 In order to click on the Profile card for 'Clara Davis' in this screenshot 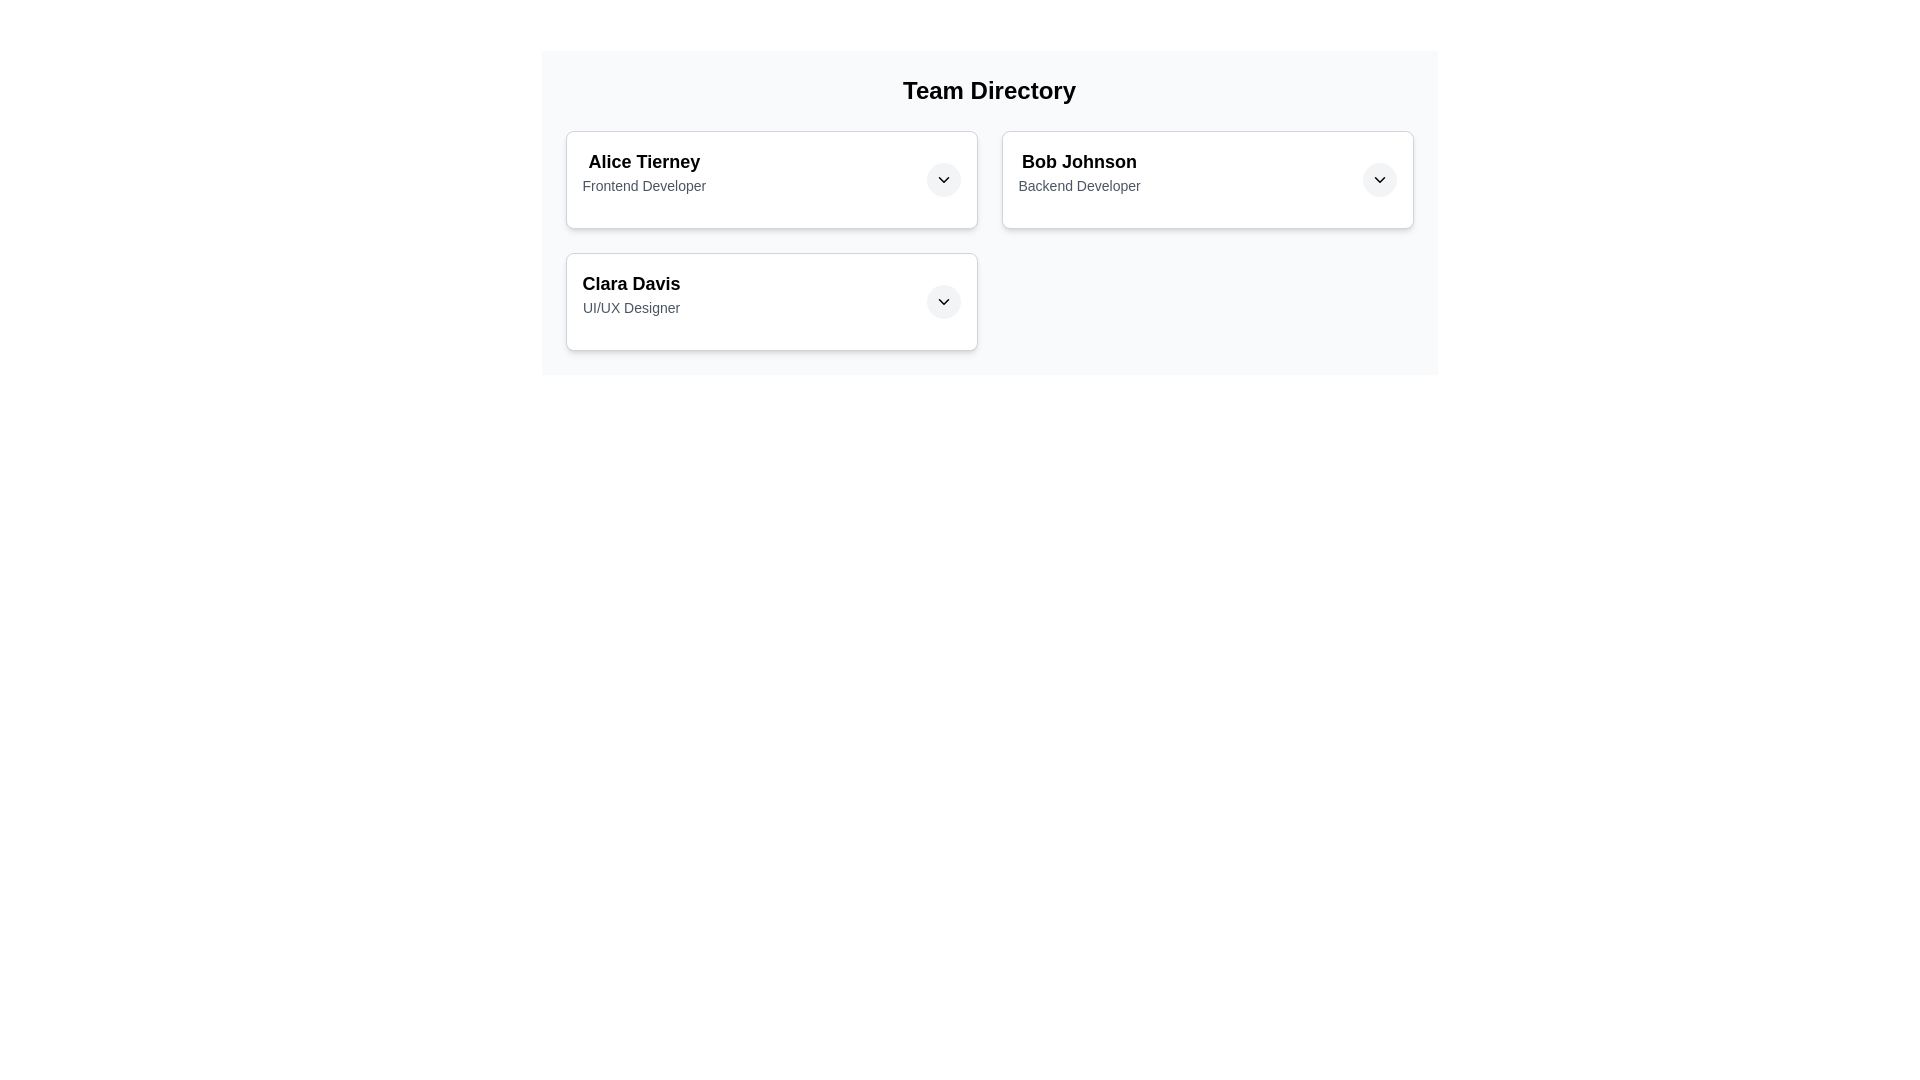, I will do `click(770, 301)`.